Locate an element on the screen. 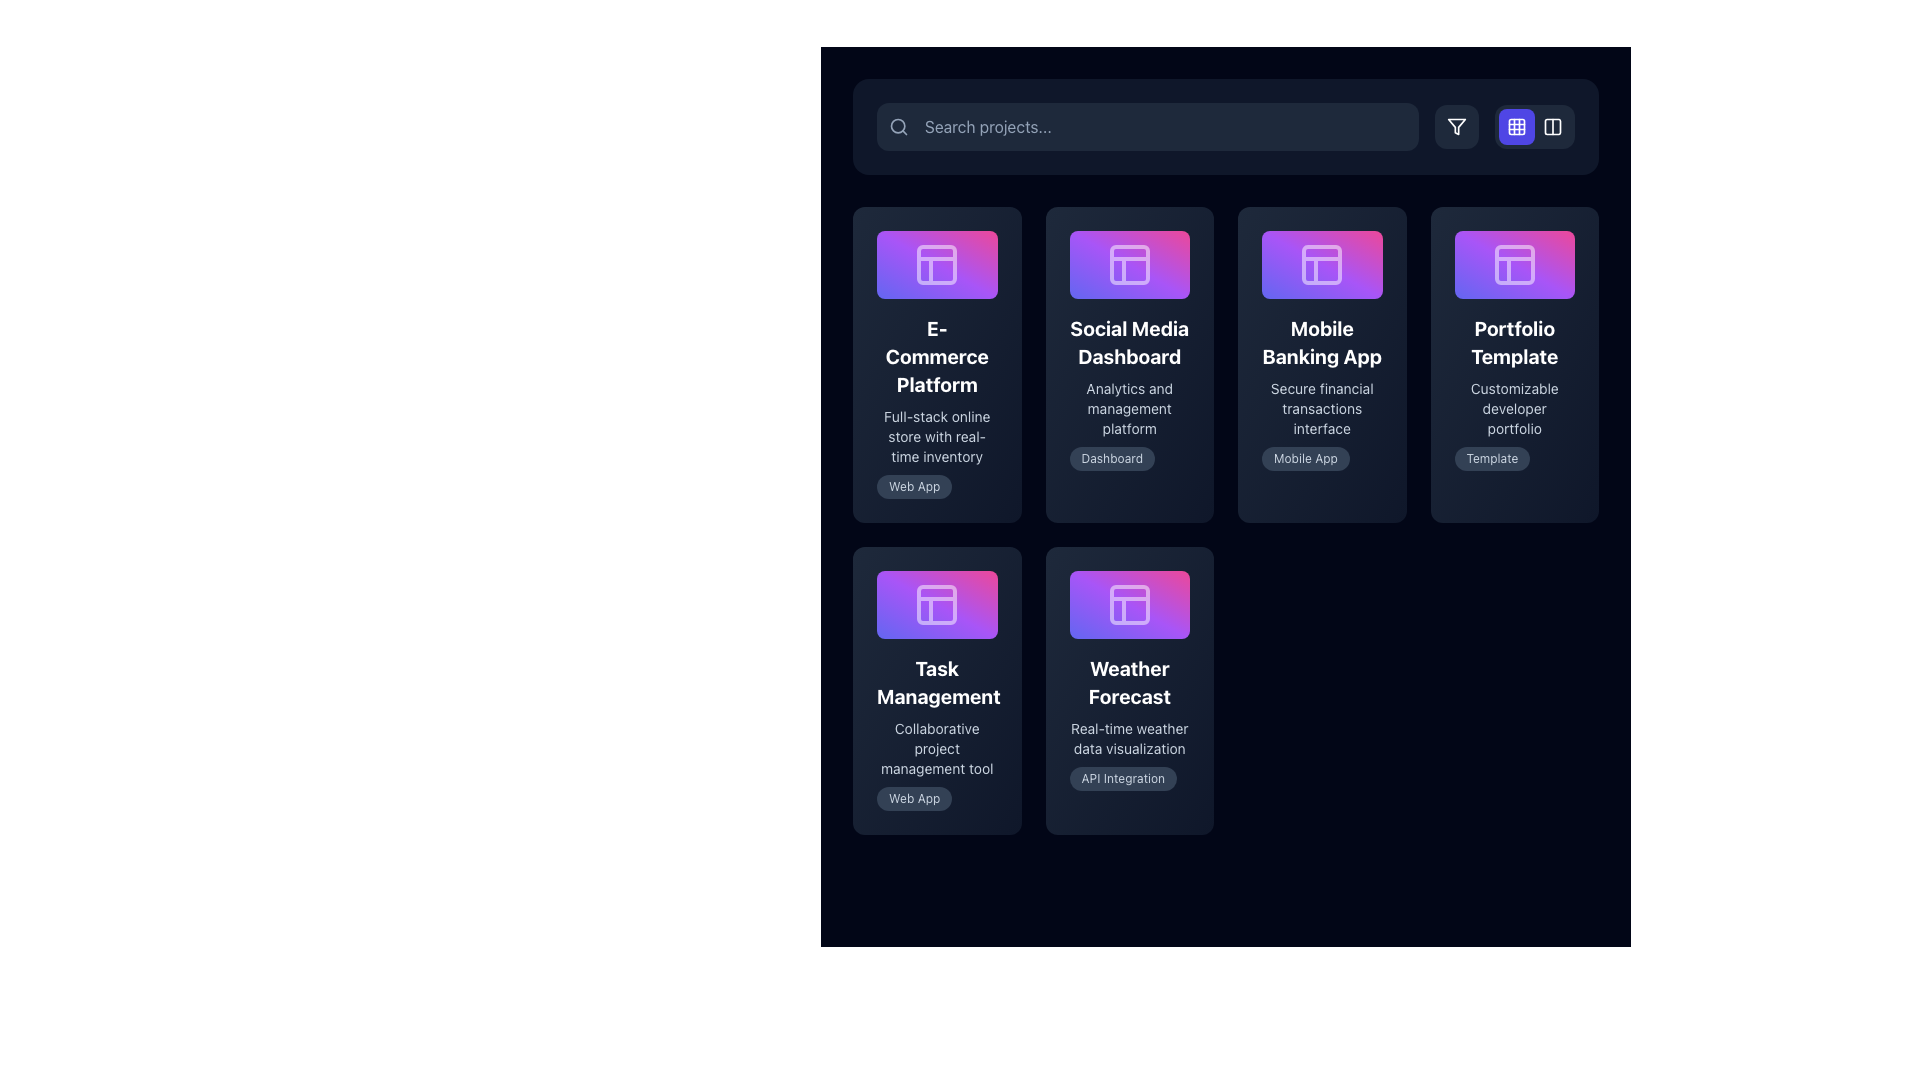 Image resolution: width=1920 pixels, height=1080 pixels. the graphical icon representing the 'Weather Forecast' panel, located in the bottom row, second column among six cards is located at coordinates (1129, 603).